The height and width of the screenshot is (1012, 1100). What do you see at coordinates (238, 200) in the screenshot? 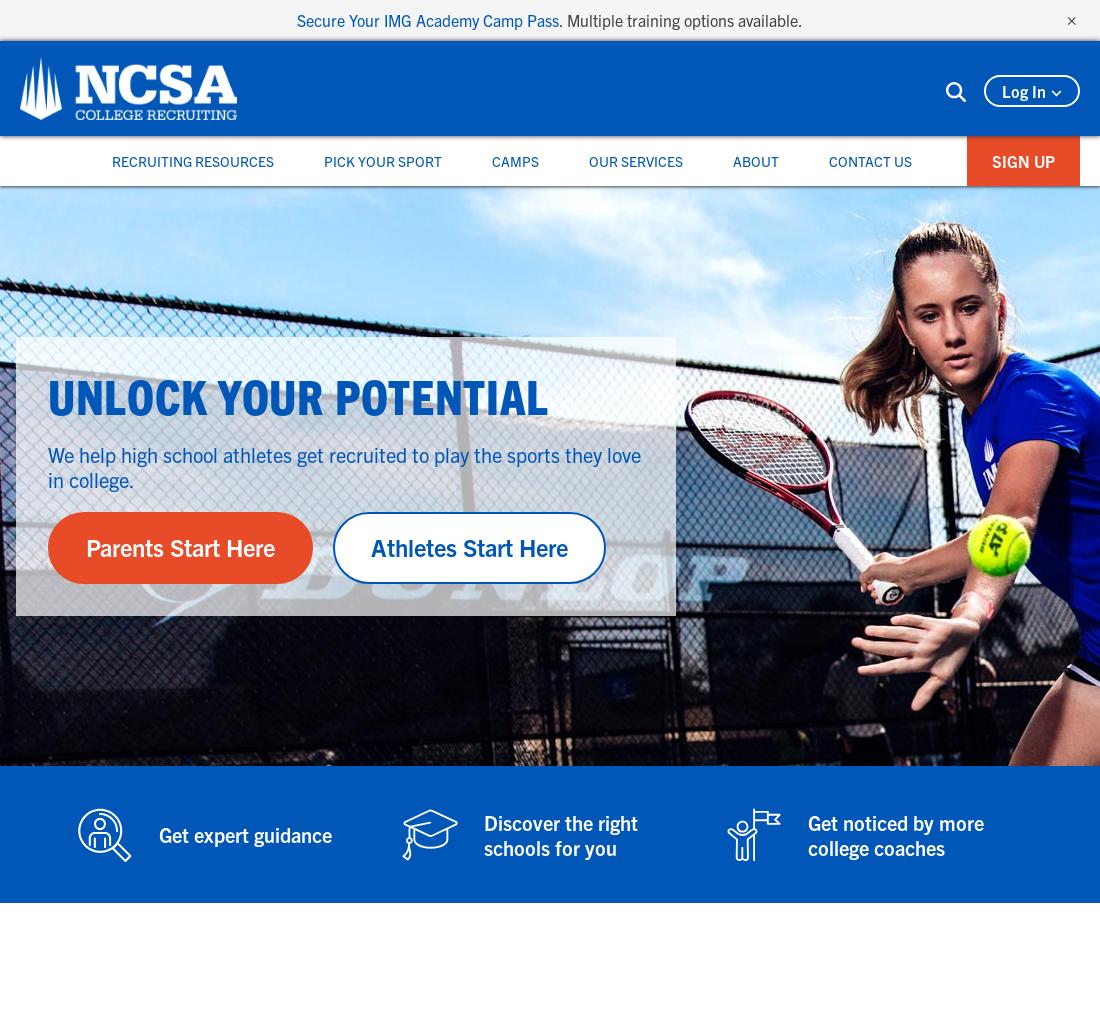
I see `'Women's Sports'` at bounding box center [238, 200].